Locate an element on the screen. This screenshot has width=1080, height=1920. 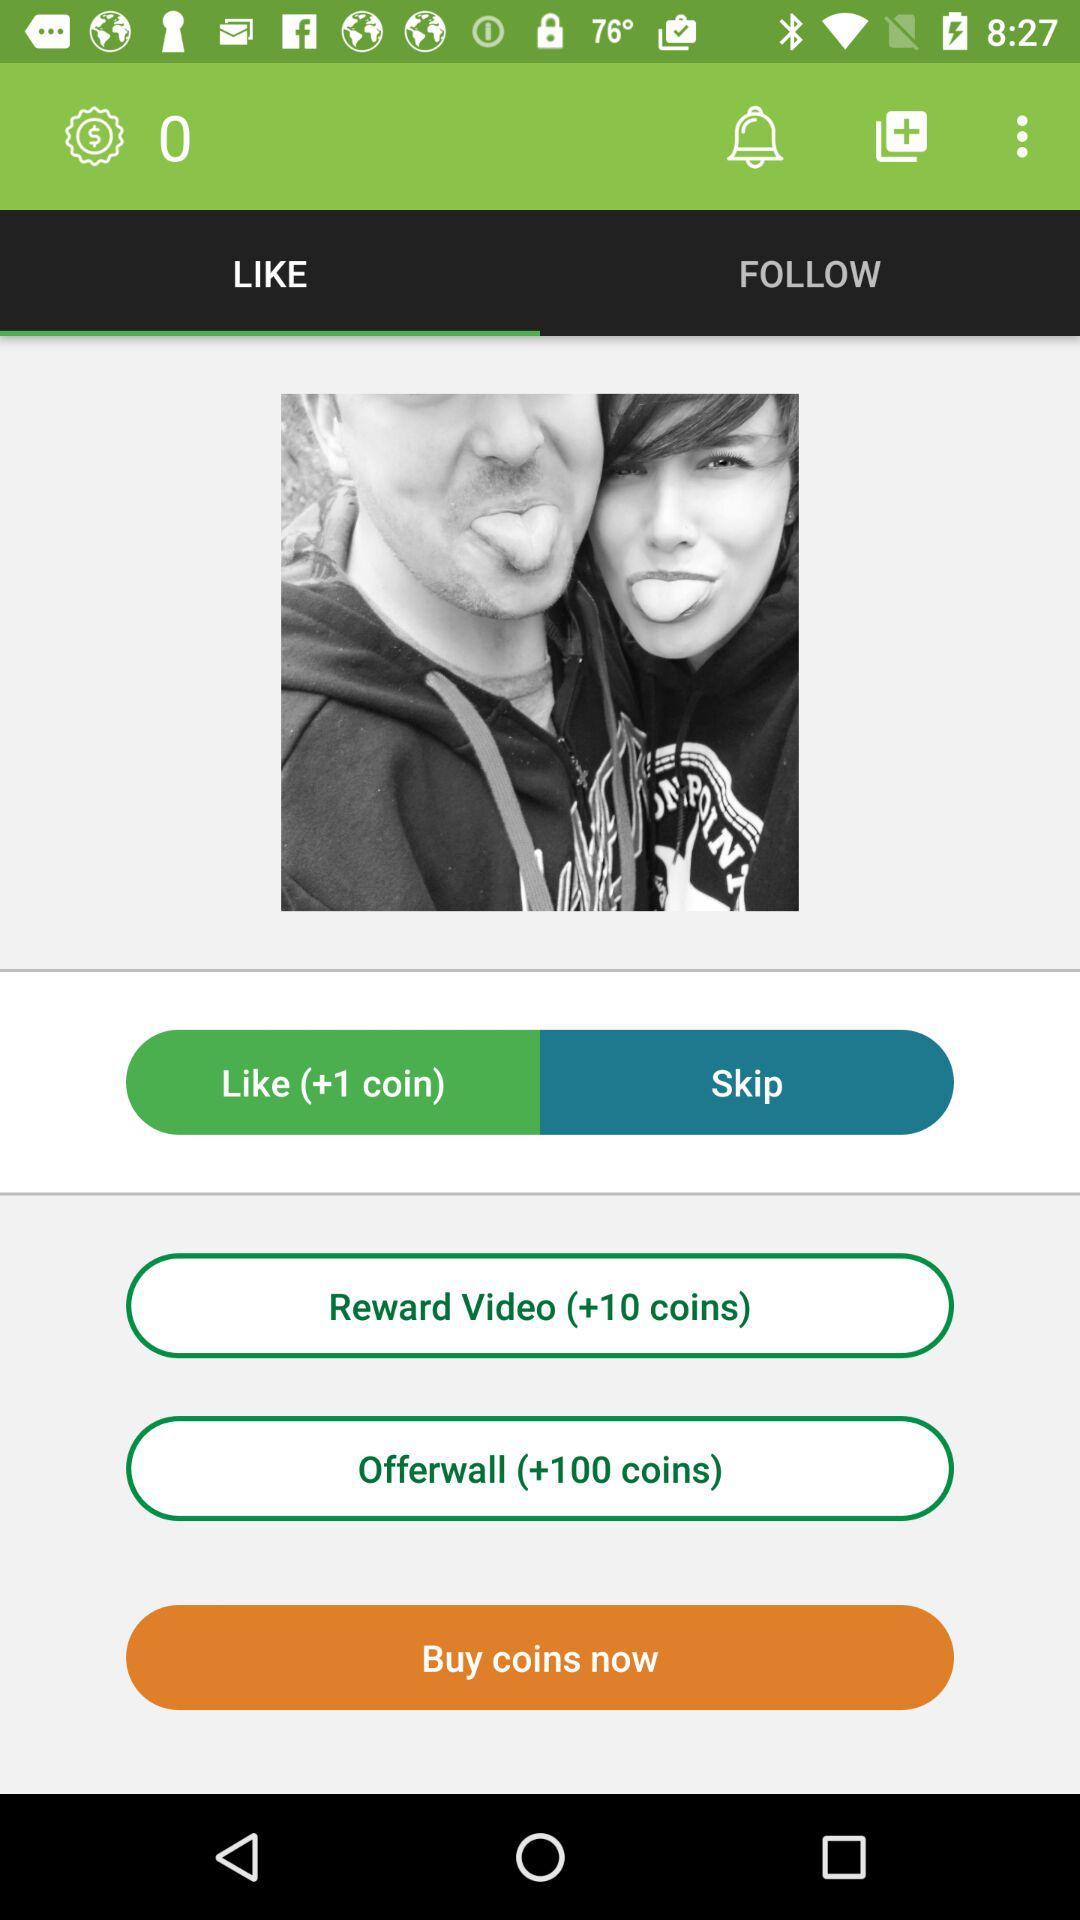
offerwall (+100 coins) icon is located at coordinates (540, 1468).